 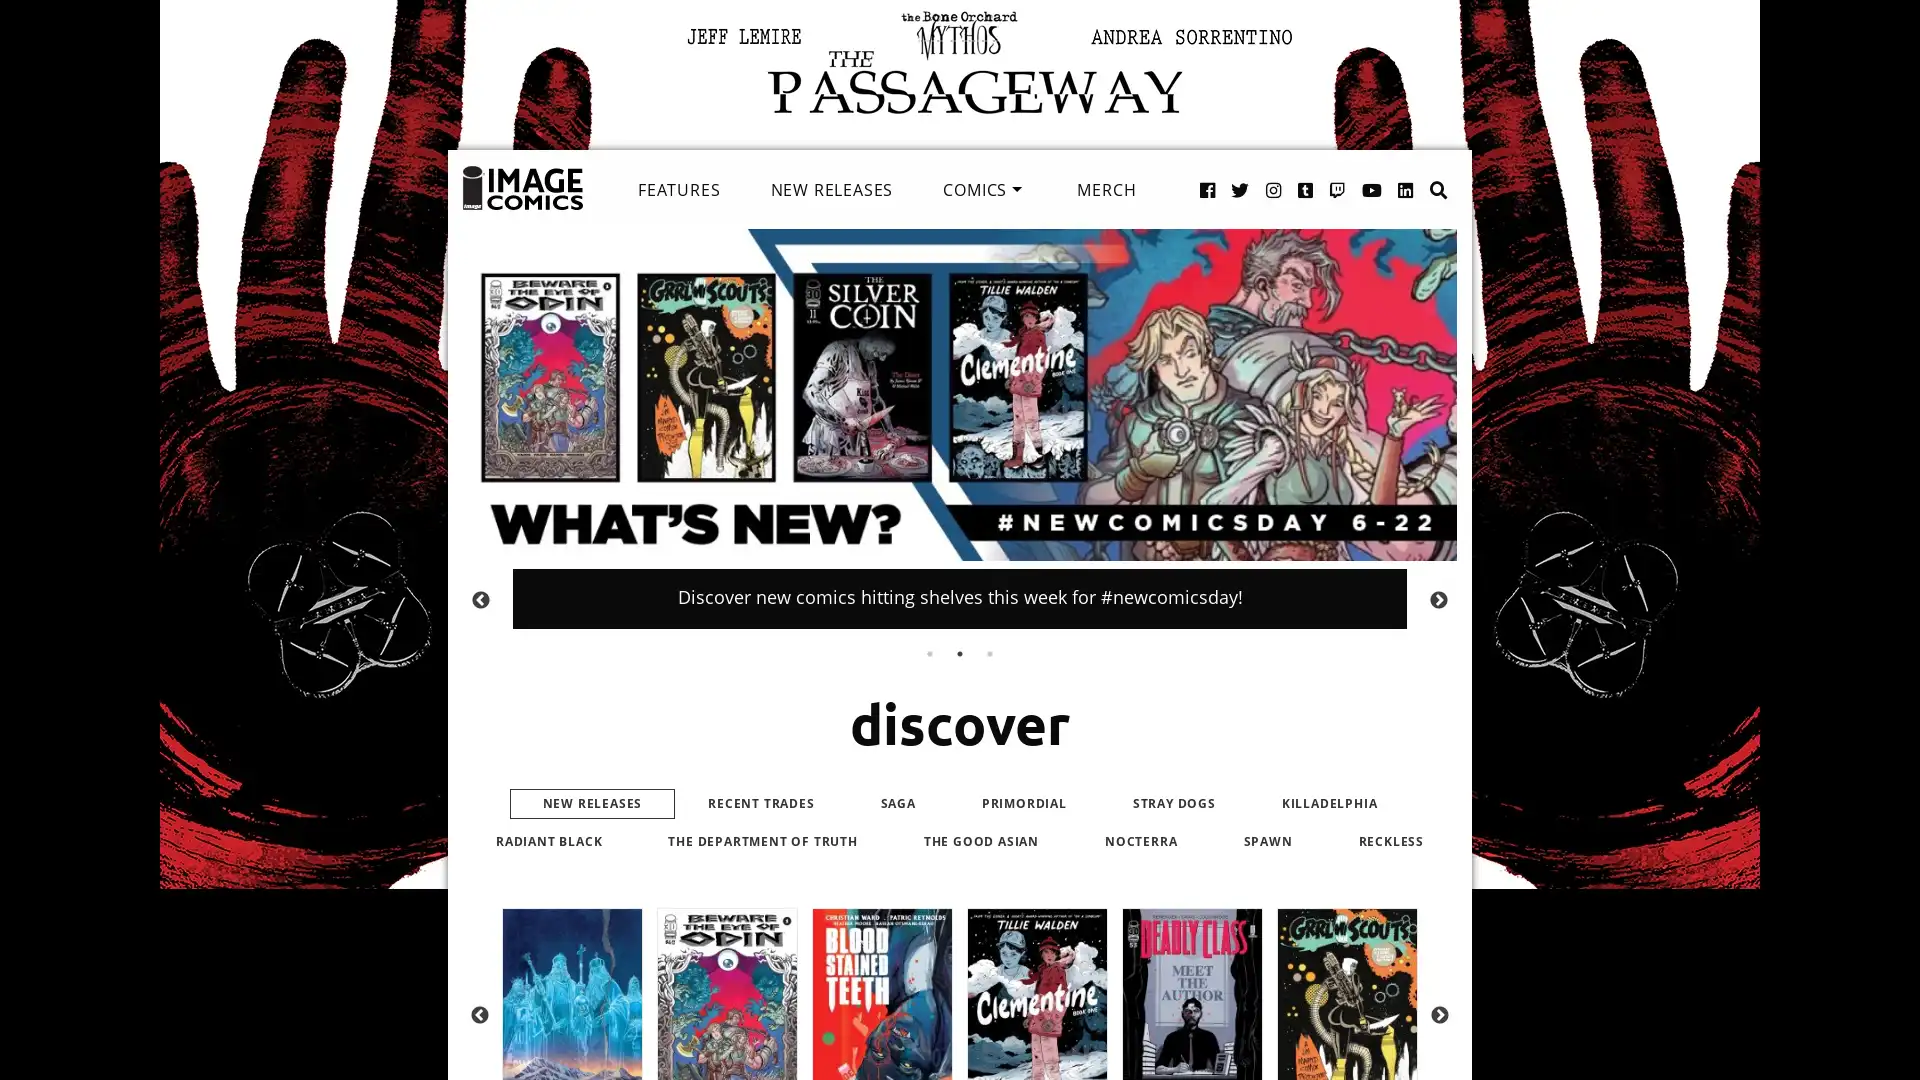 What do you see at coordinates (1438, 599) in the screenshot?
I see `Next` at bounding box center [1438, 599].